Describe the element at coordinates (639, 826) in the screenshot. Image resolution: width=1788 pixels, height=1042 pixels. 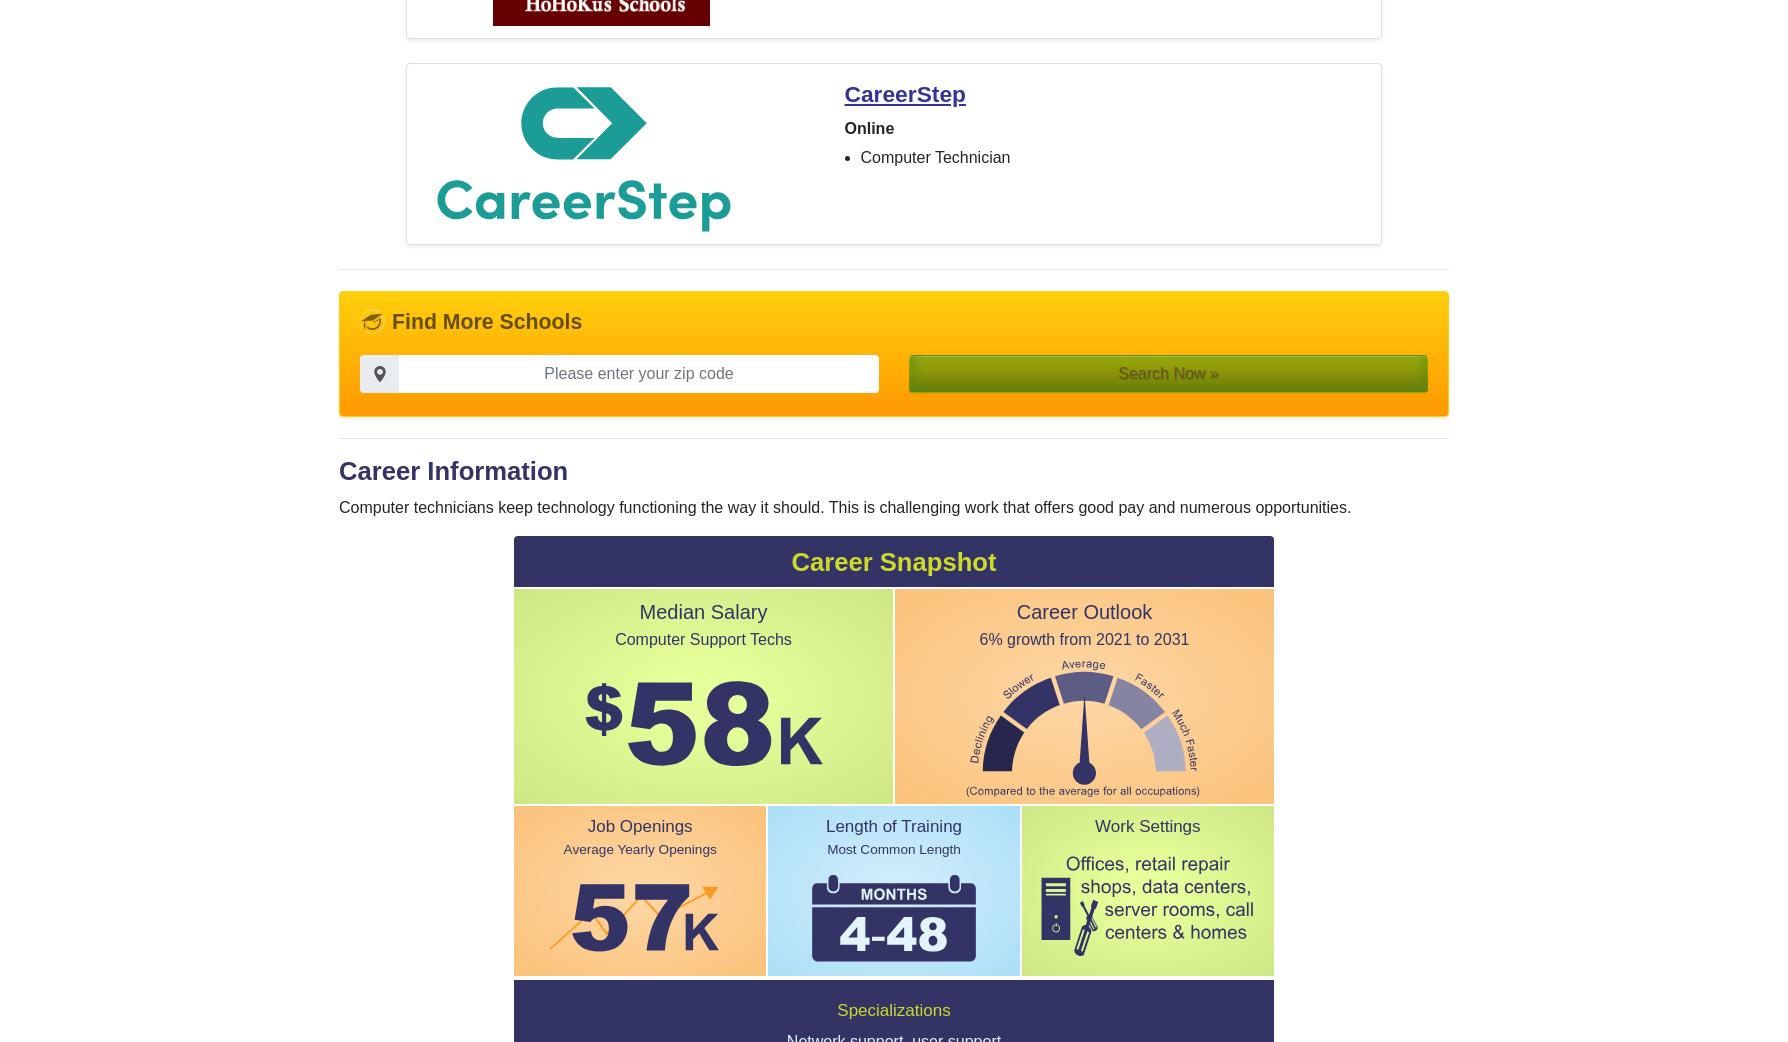
I see `'Job Openings'` at that location.